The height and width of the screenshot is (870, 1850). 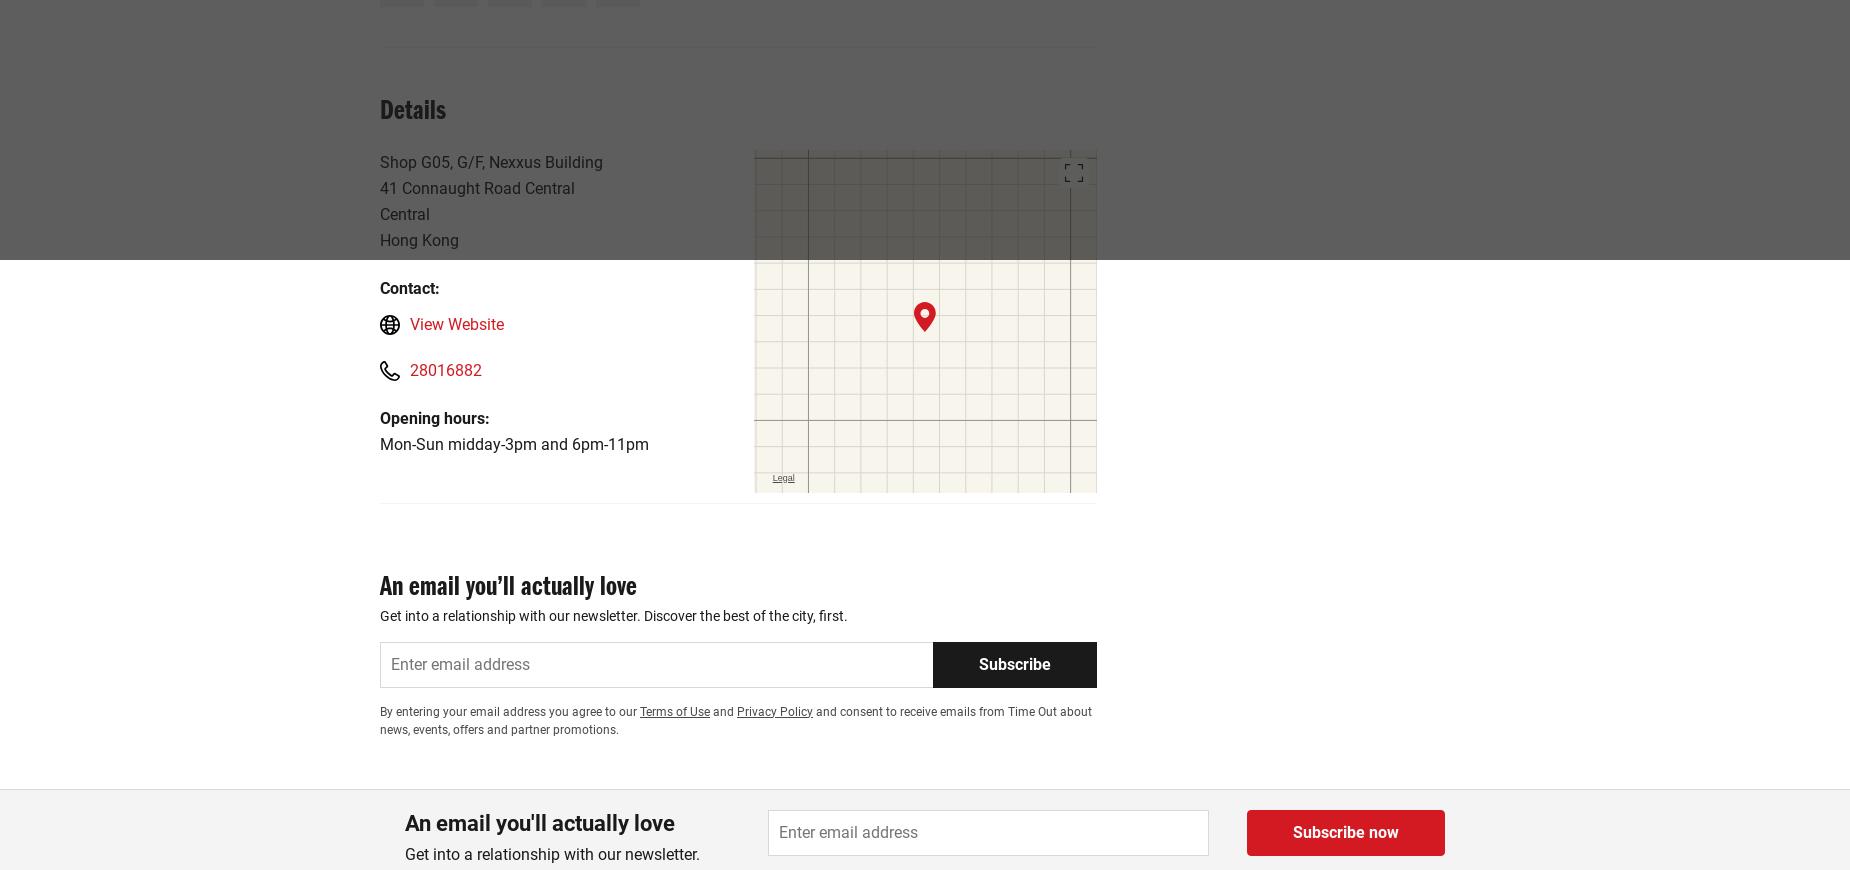 What do you see at coordinates (433, 417) in the screenshot?
I see `'Opening hours:'` at bounding box center [433, 417].